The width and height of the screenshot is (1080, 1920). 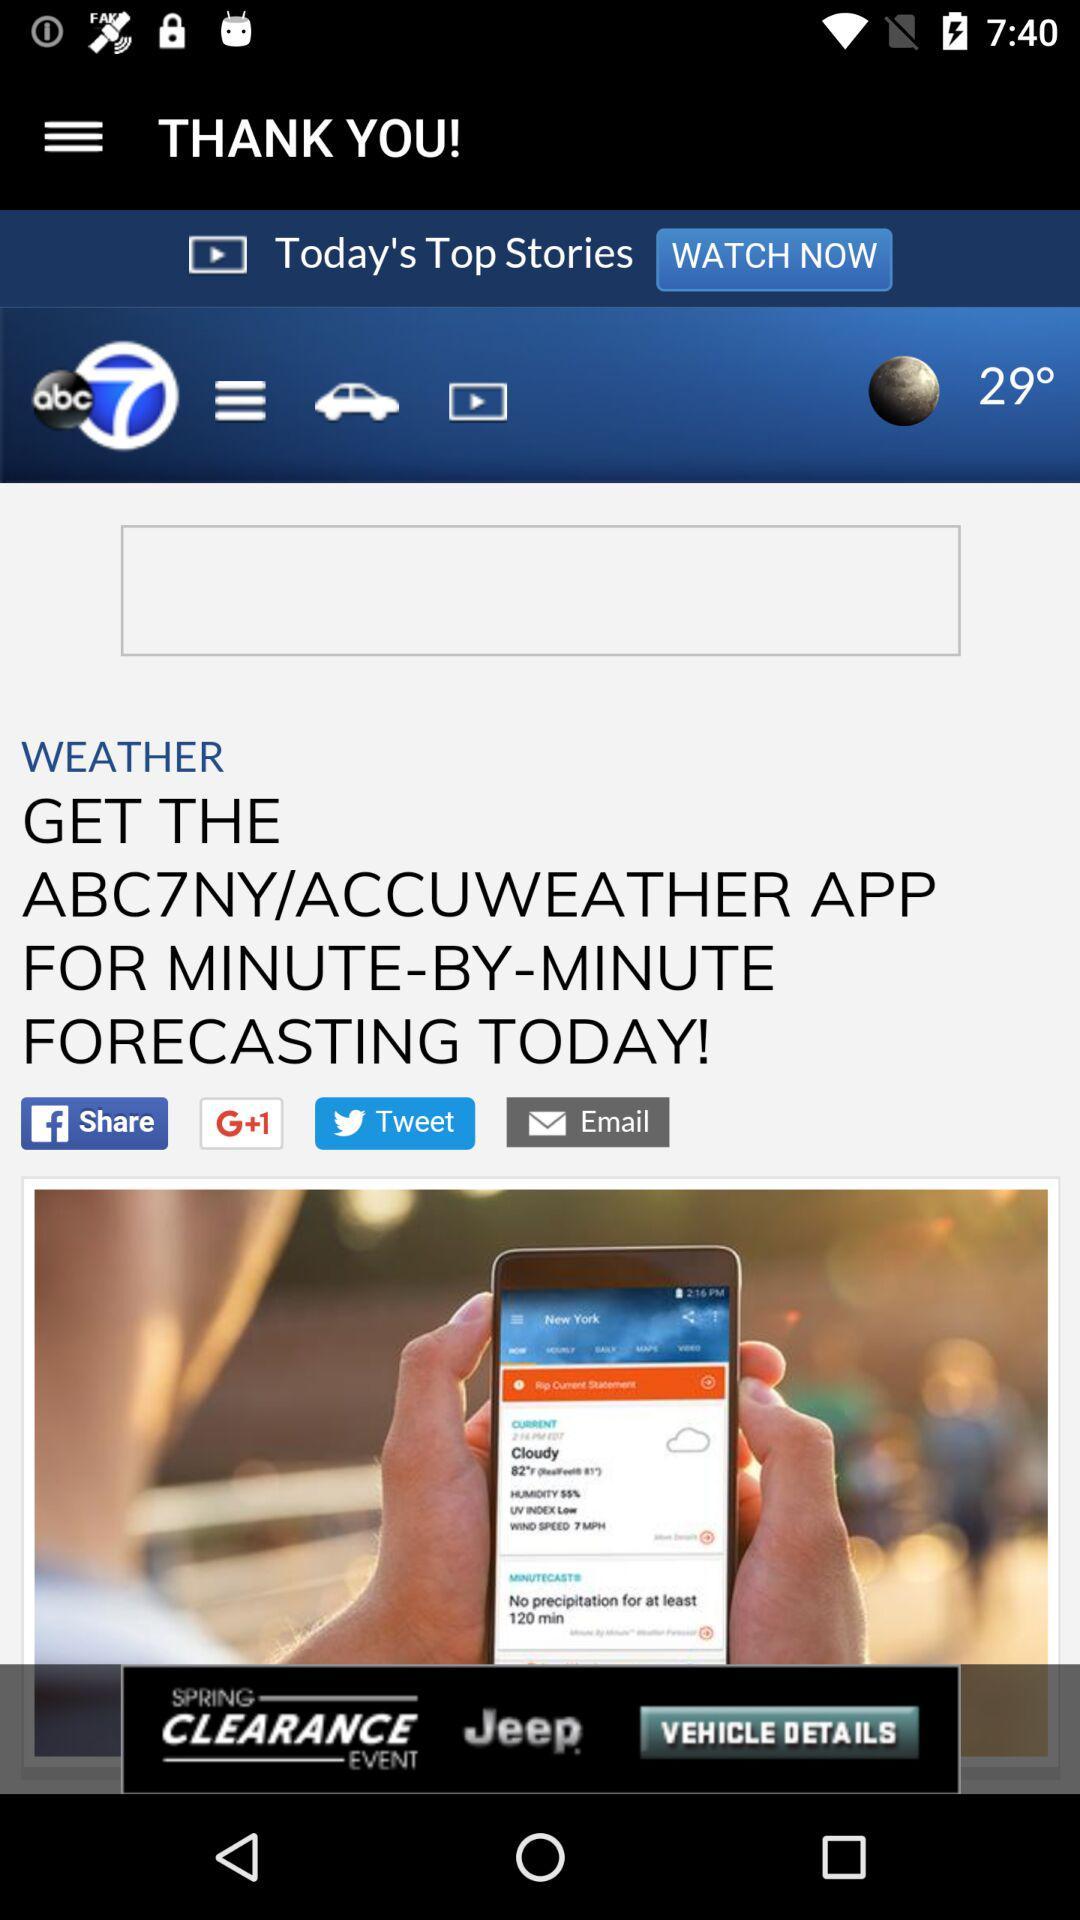 I want to click on option the article, so click(x=72, y=135).